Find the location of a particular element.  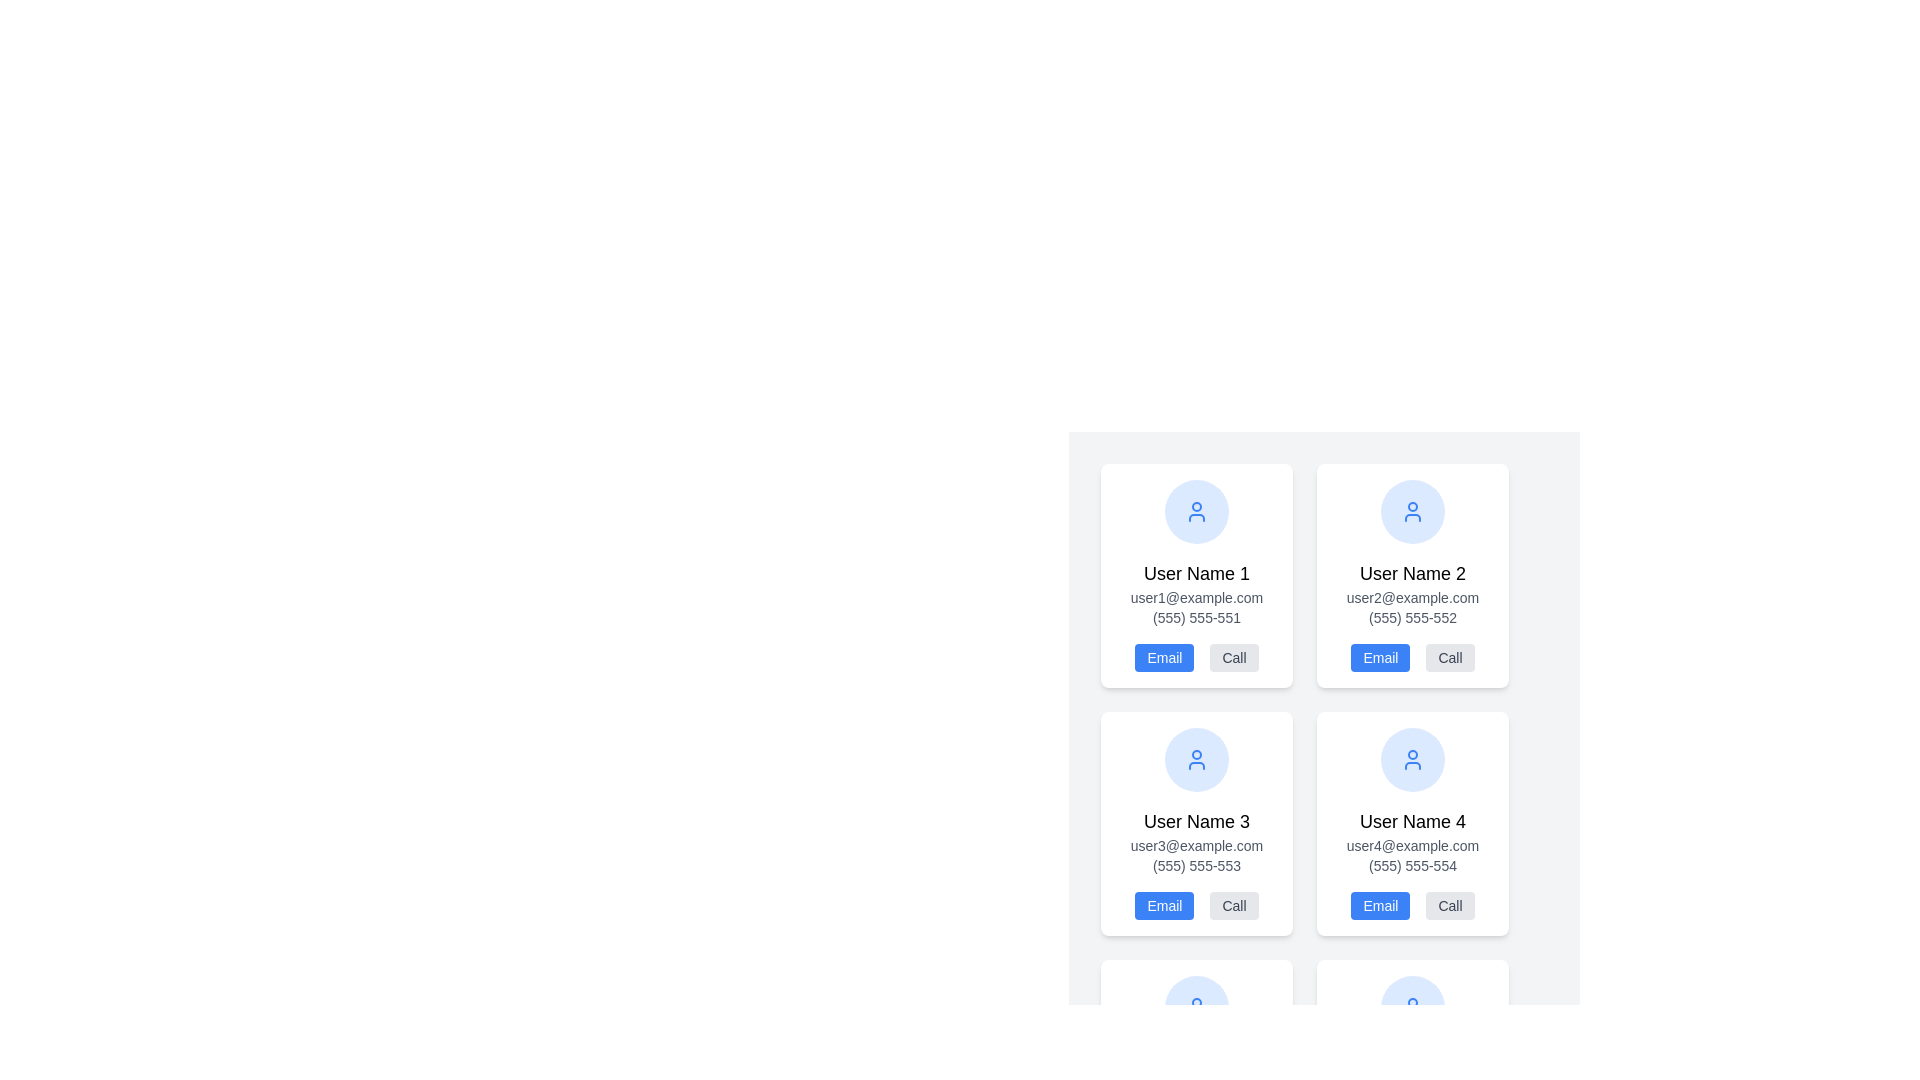

circular profile icon representing 'User Name 3' located at the top section of the user details card is located at coordinates (1196, 759).